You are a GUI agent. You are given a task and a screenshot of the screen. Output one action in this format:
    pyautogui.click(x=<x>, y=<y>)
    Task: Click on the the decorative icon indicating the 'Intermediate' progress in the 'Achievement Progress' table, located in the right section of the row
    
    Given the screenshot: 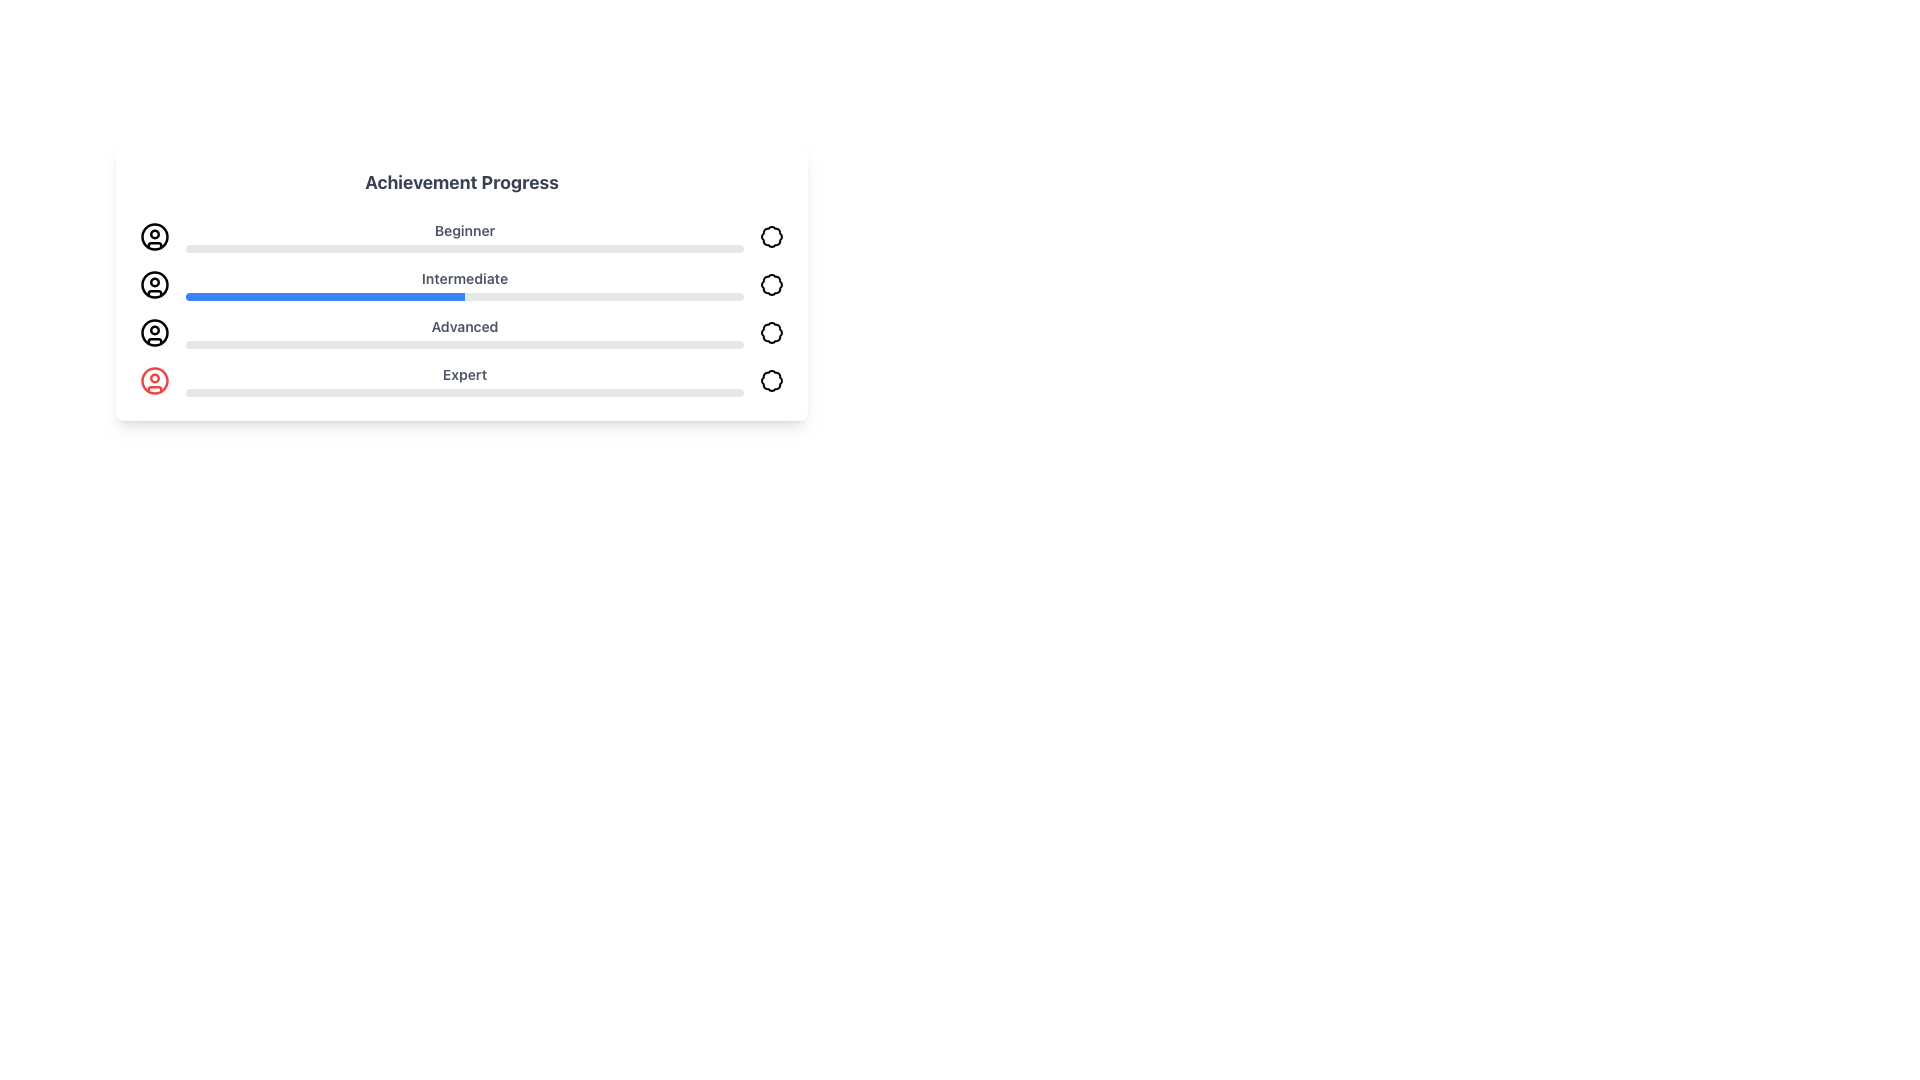 What is the action you would take?
    pyautogui.click(x=771, y=285)
    